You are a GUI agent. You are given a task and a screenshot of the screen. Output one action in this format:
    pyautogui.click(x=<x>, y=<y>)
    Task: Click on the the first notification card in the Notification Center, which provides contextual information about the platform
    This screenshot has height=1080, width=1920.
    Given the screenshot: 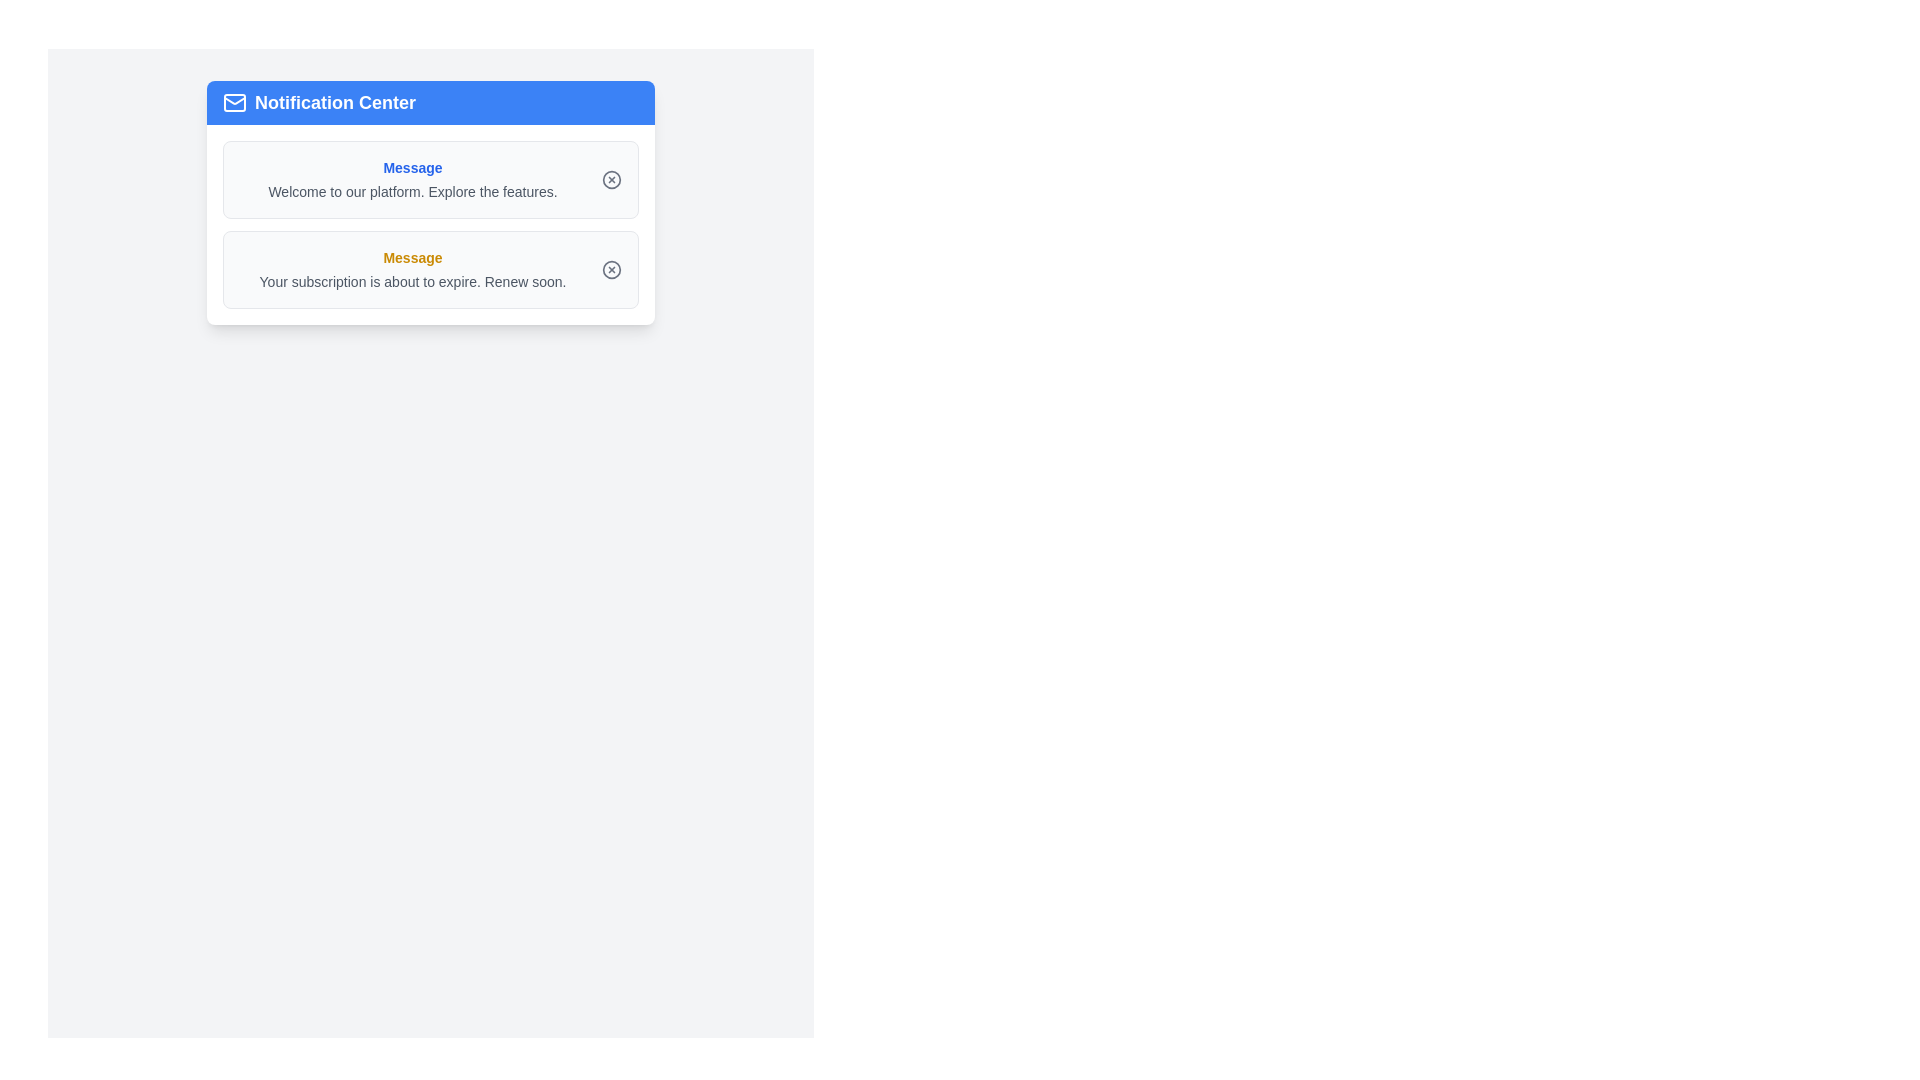 What is the action you would take?
    pyautogui.click(x=411, y=180)
    